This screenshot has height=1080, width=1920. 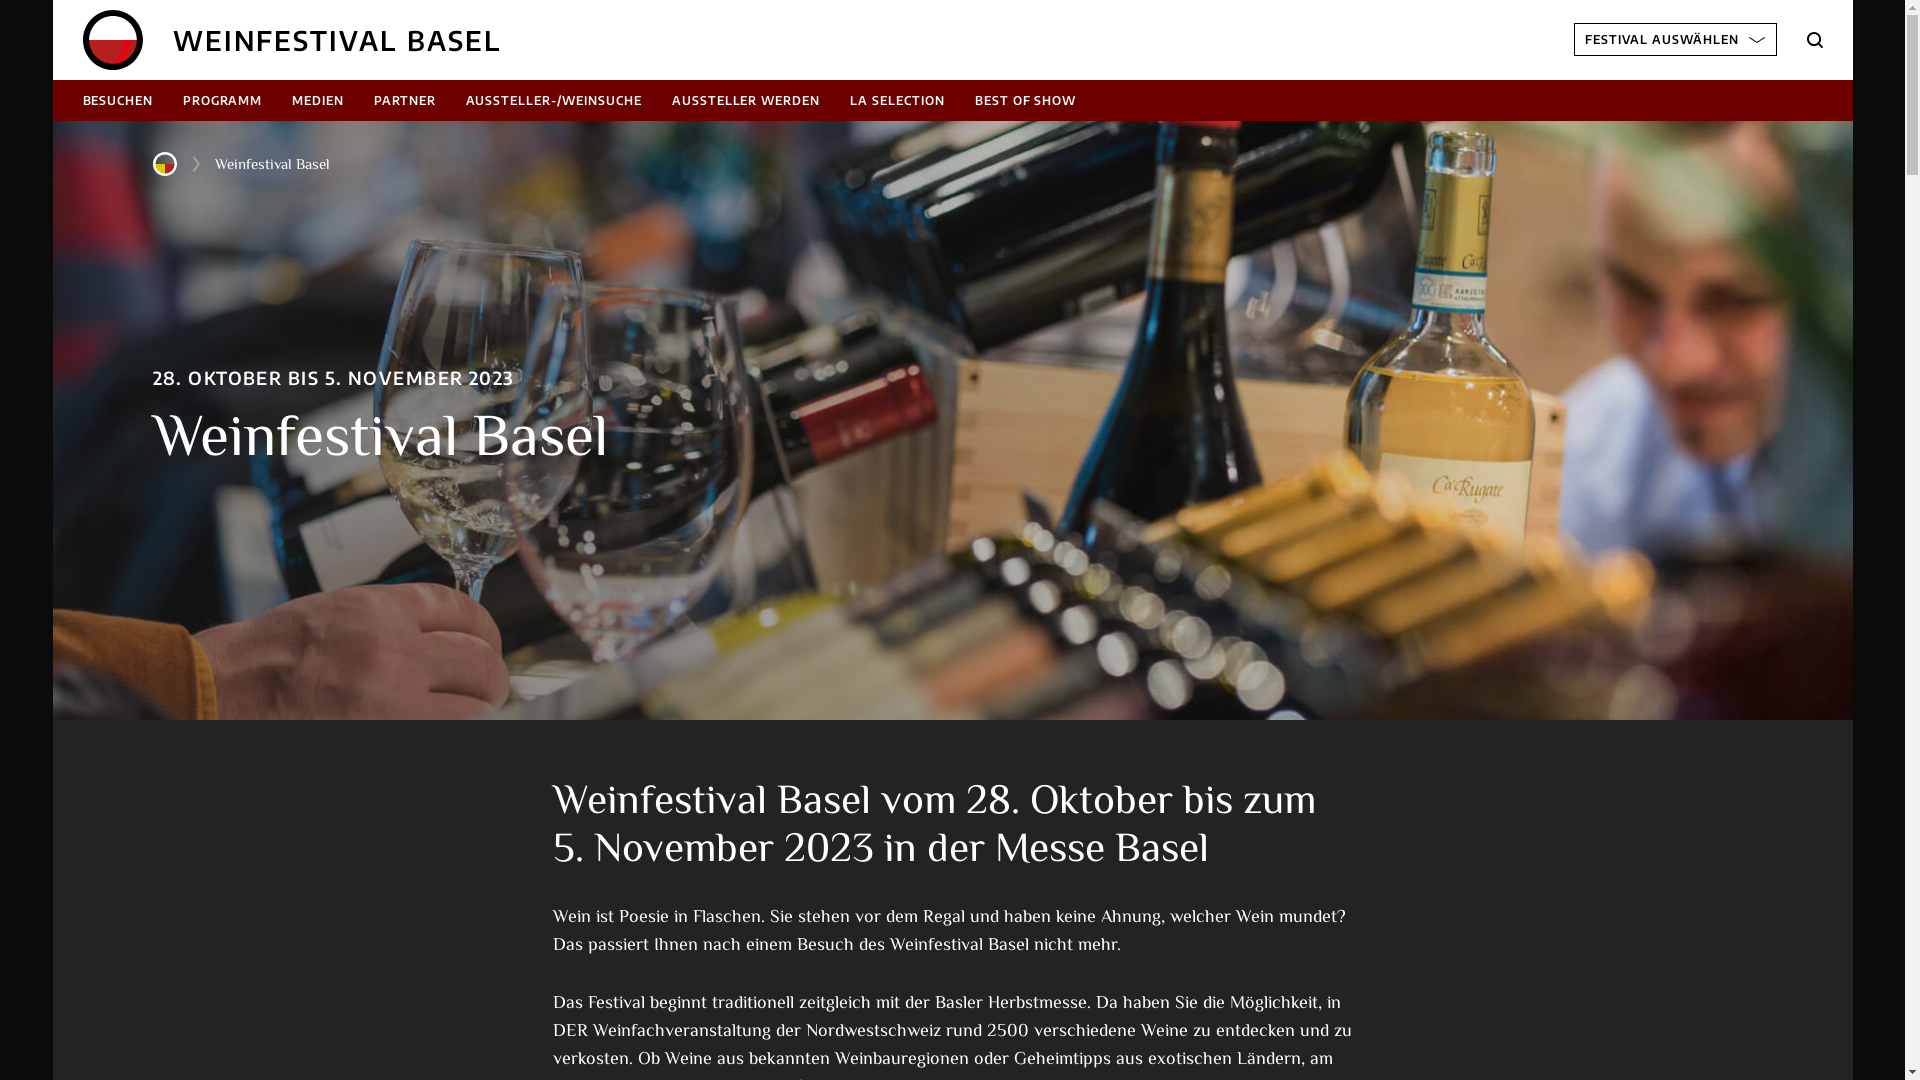 I want to click on 'MEDIEN', so click(x=316, y=100).